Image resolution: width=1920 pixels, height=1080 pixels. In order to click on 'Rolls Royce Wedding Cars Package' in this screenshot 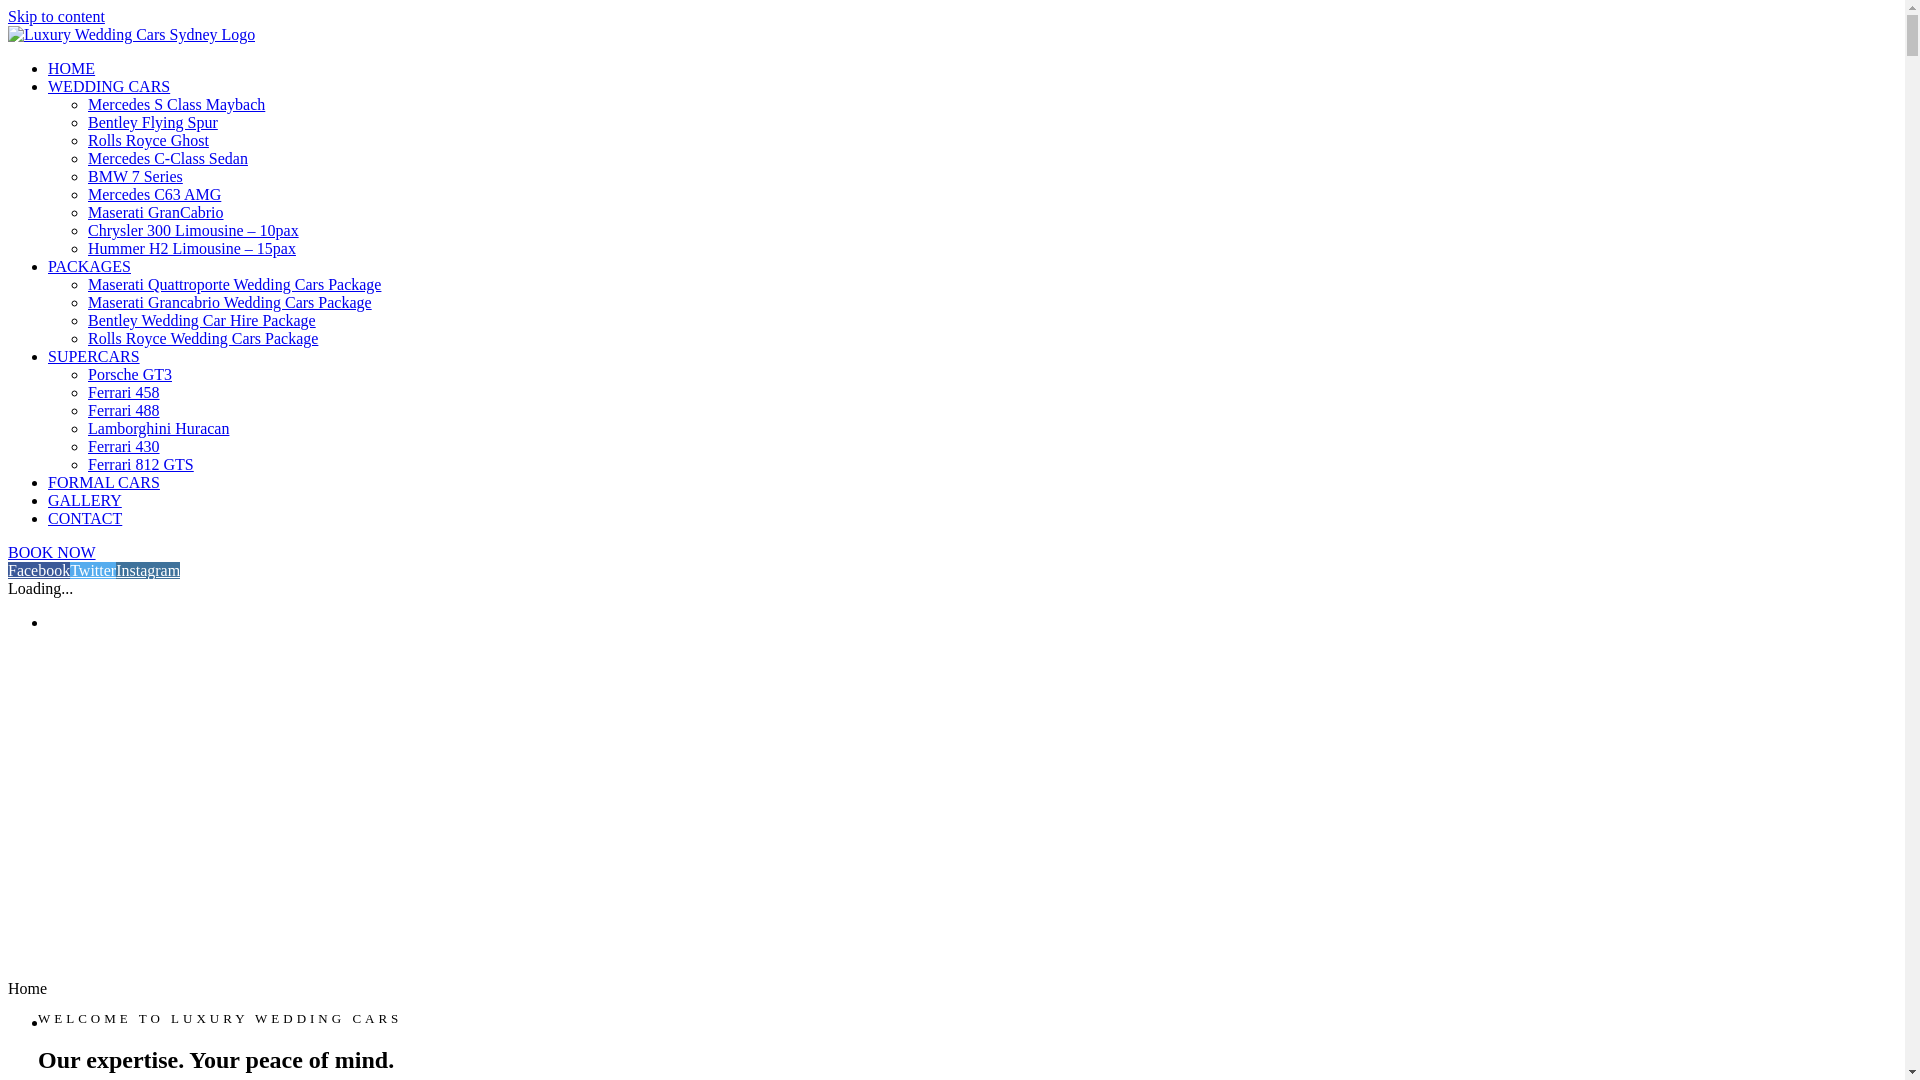, I will do `click(202, 337)`.